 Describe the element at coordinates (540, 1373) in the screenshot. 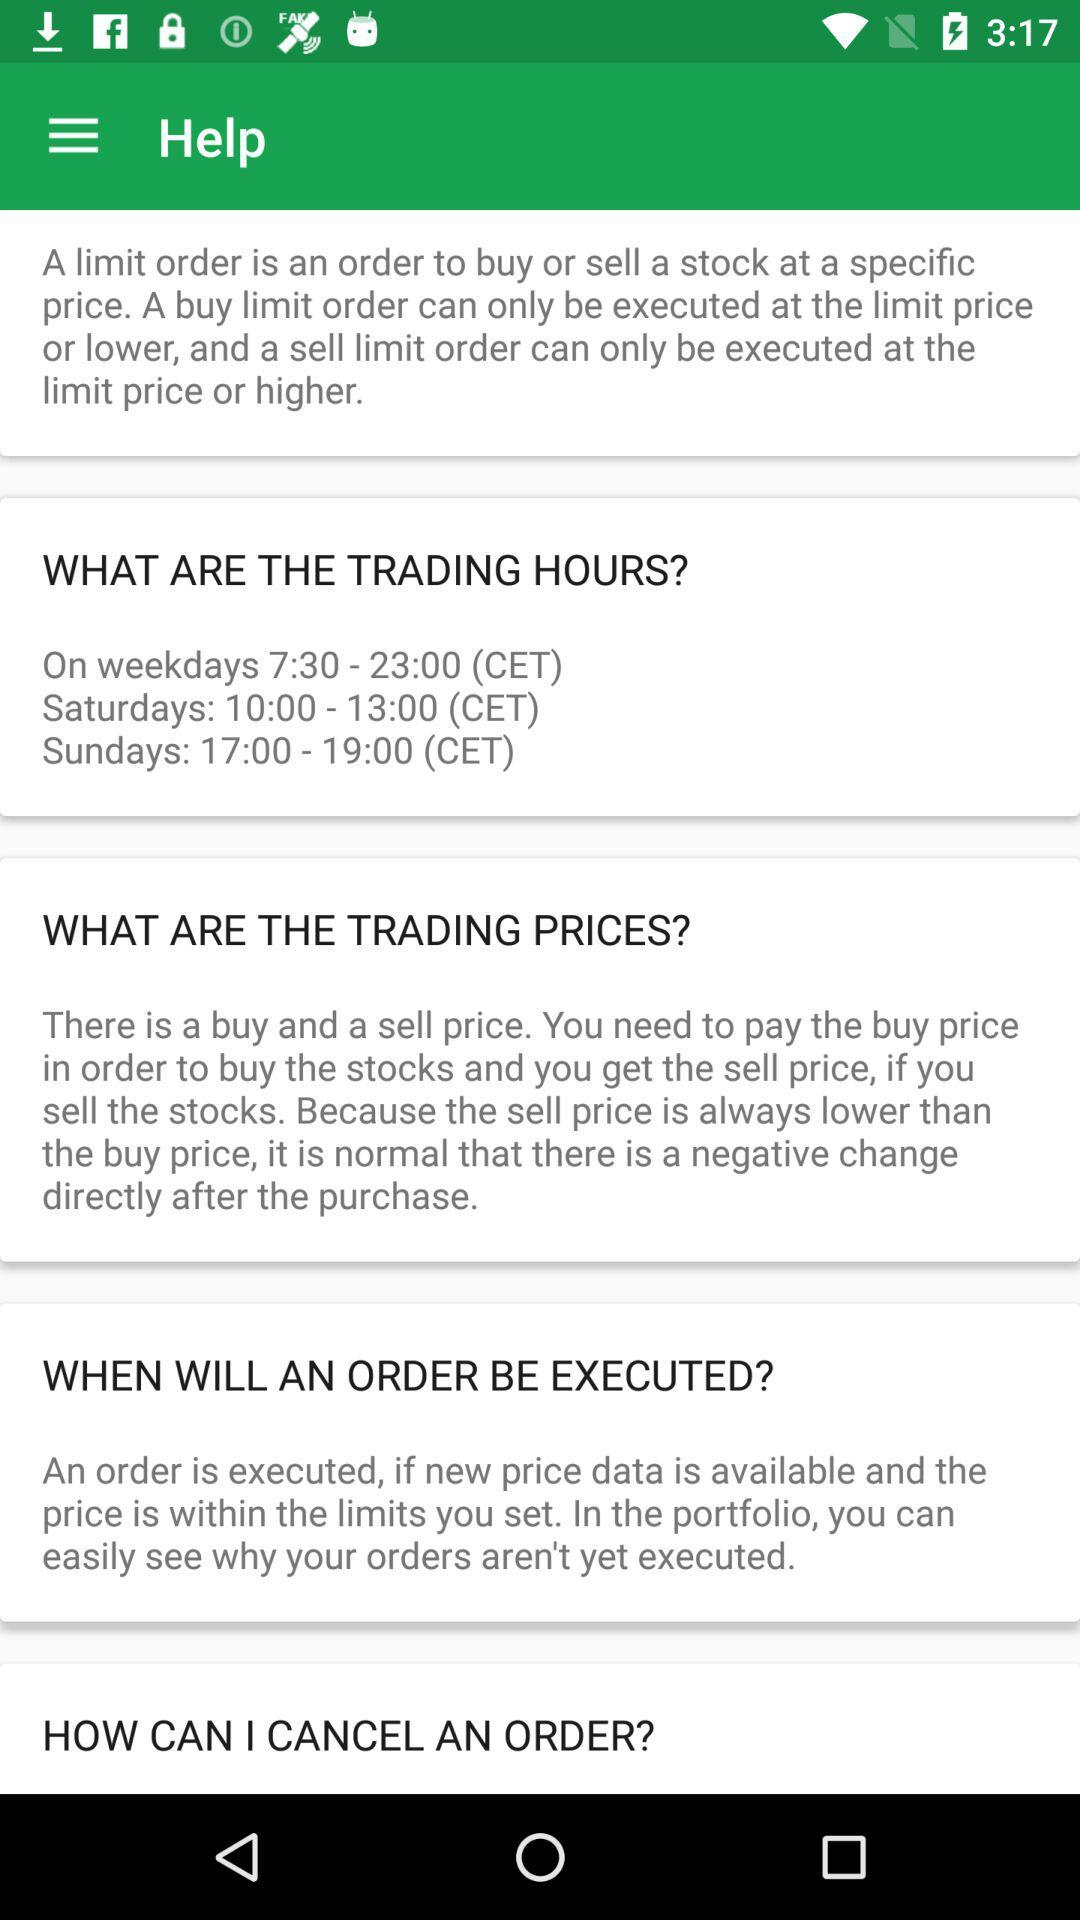

I see `when will an order be executed` at that location.